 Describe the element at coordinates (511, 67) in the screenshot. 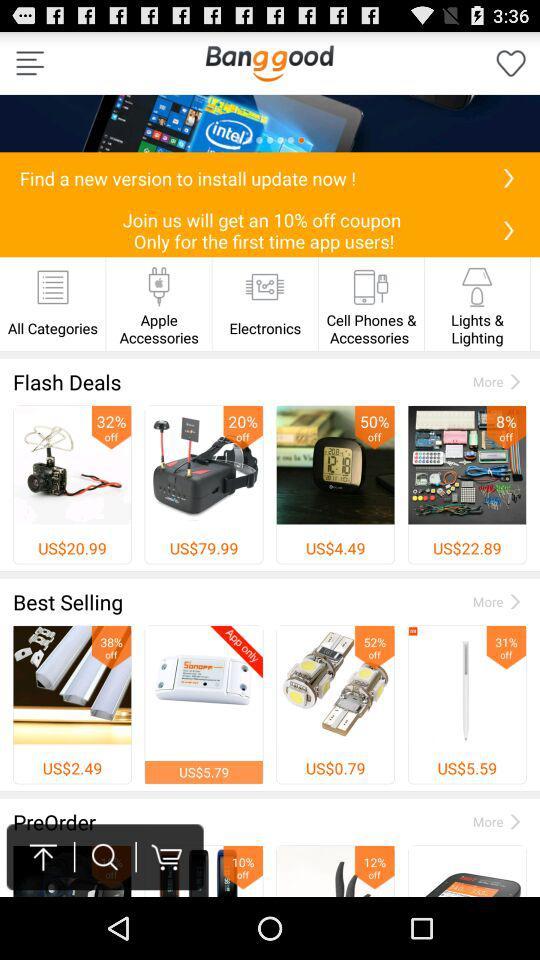

I see `the favorite icon` at that location.